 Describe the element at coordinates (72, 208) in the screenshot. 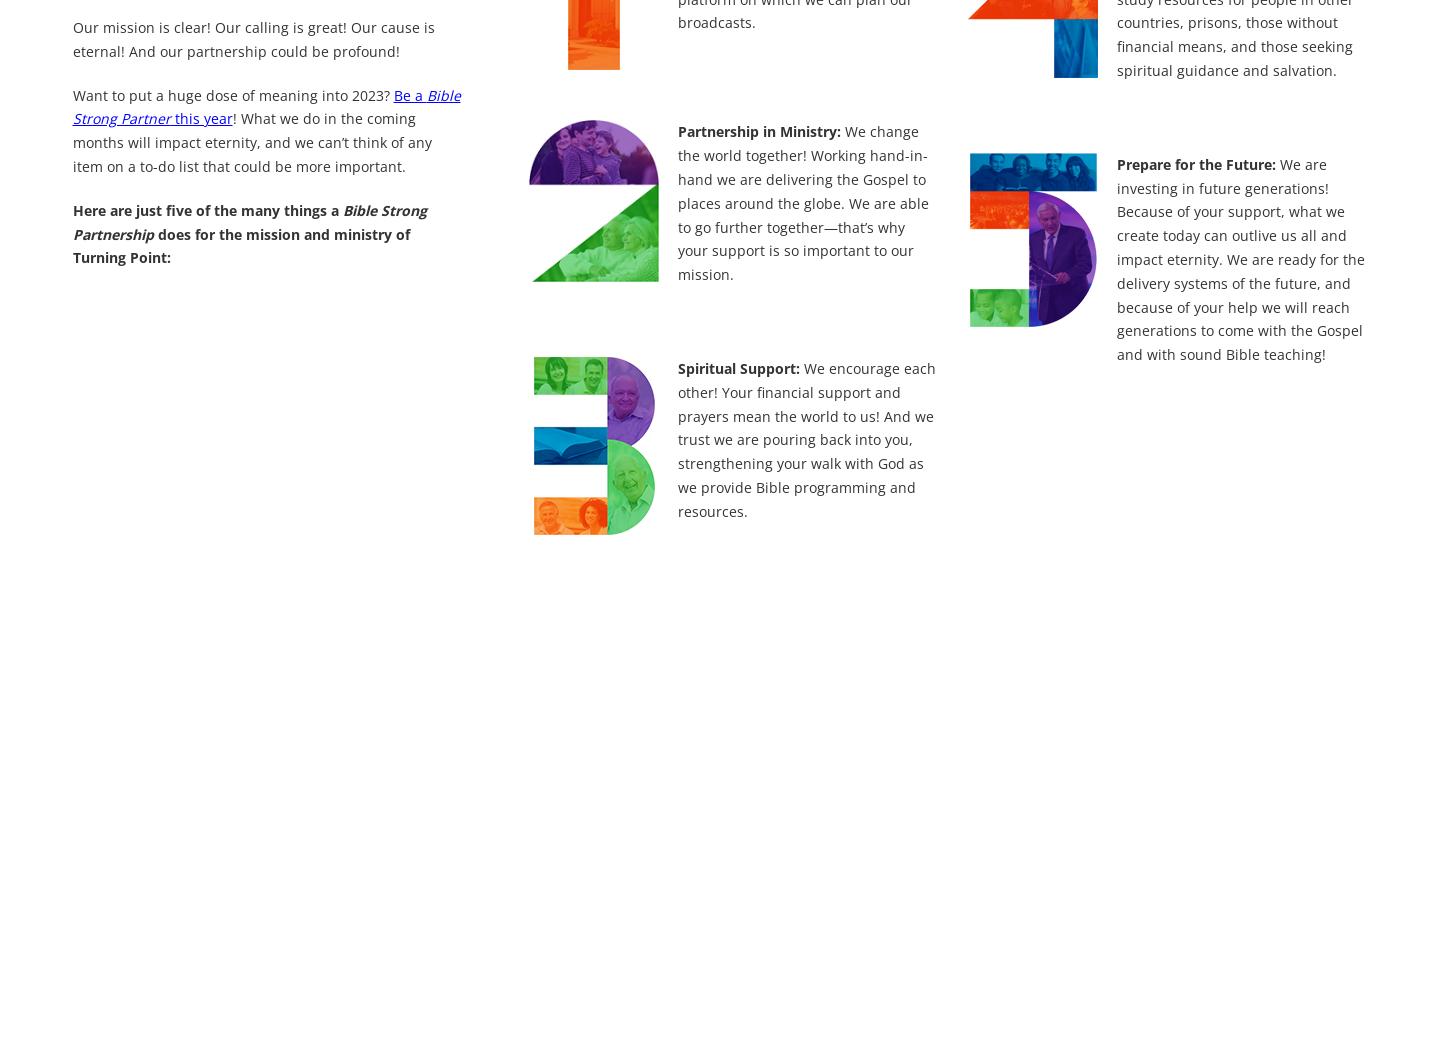

I see `'Here are just five of the many things a'` at that location.